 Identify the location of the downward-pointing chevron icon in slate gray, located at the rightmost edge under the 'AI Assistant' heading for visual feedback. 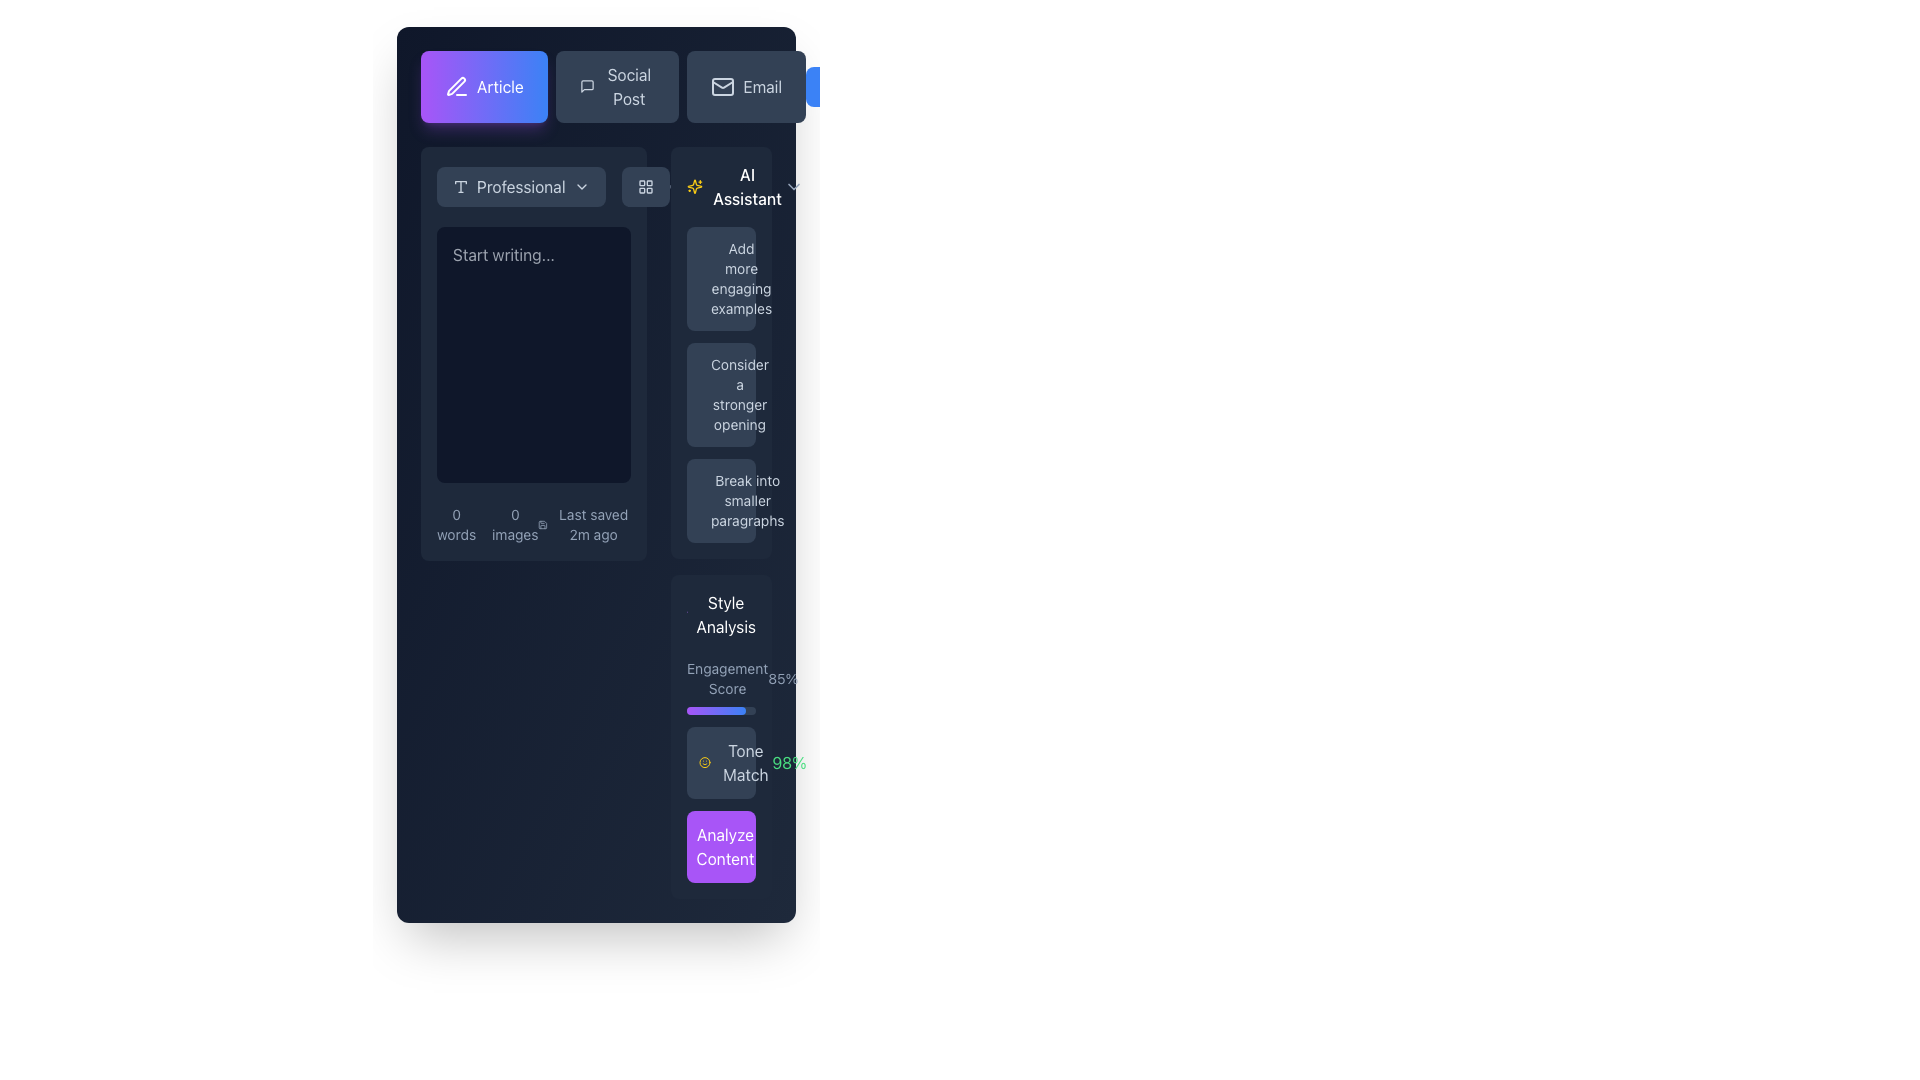
(792, 186).